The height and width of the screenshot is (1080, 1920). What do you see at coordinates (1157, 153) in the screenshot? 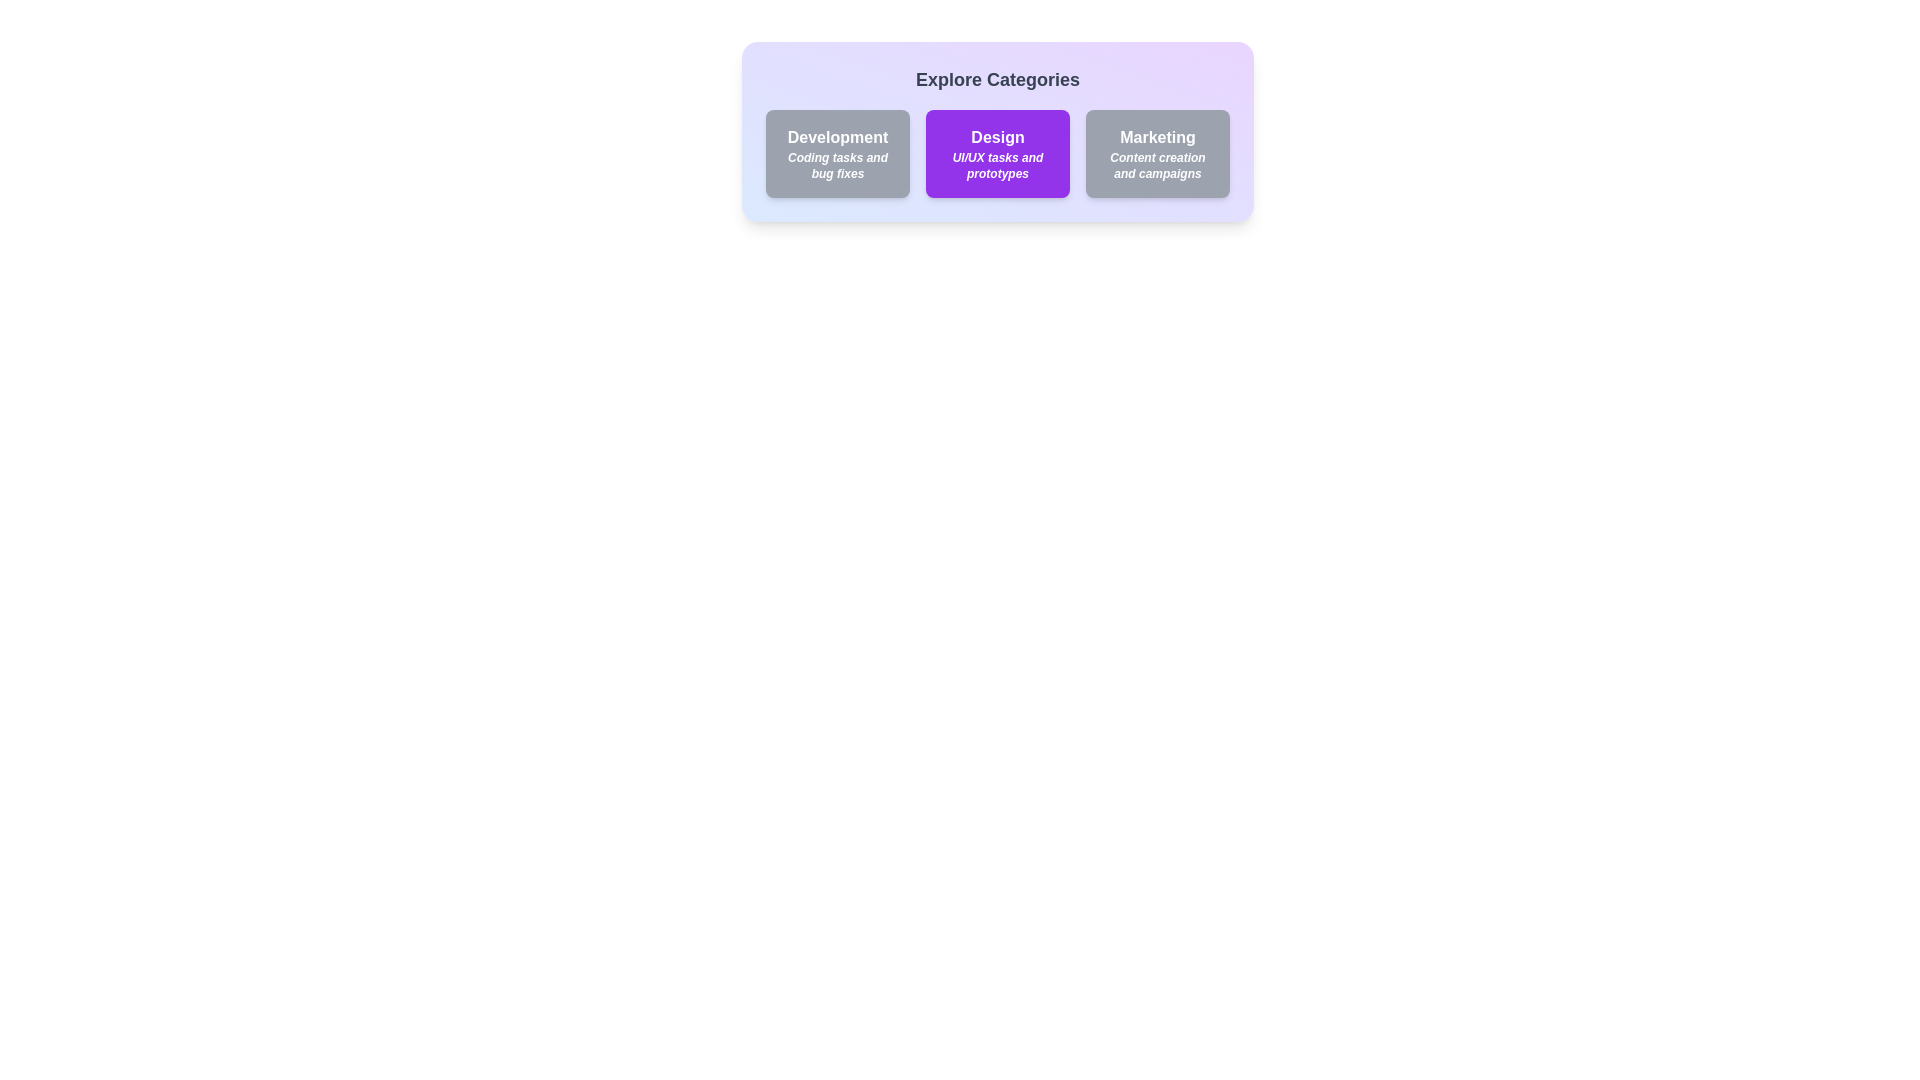
I see `the chip labeled Marketing to observe hover effects` at bounding box center [1157, 153].